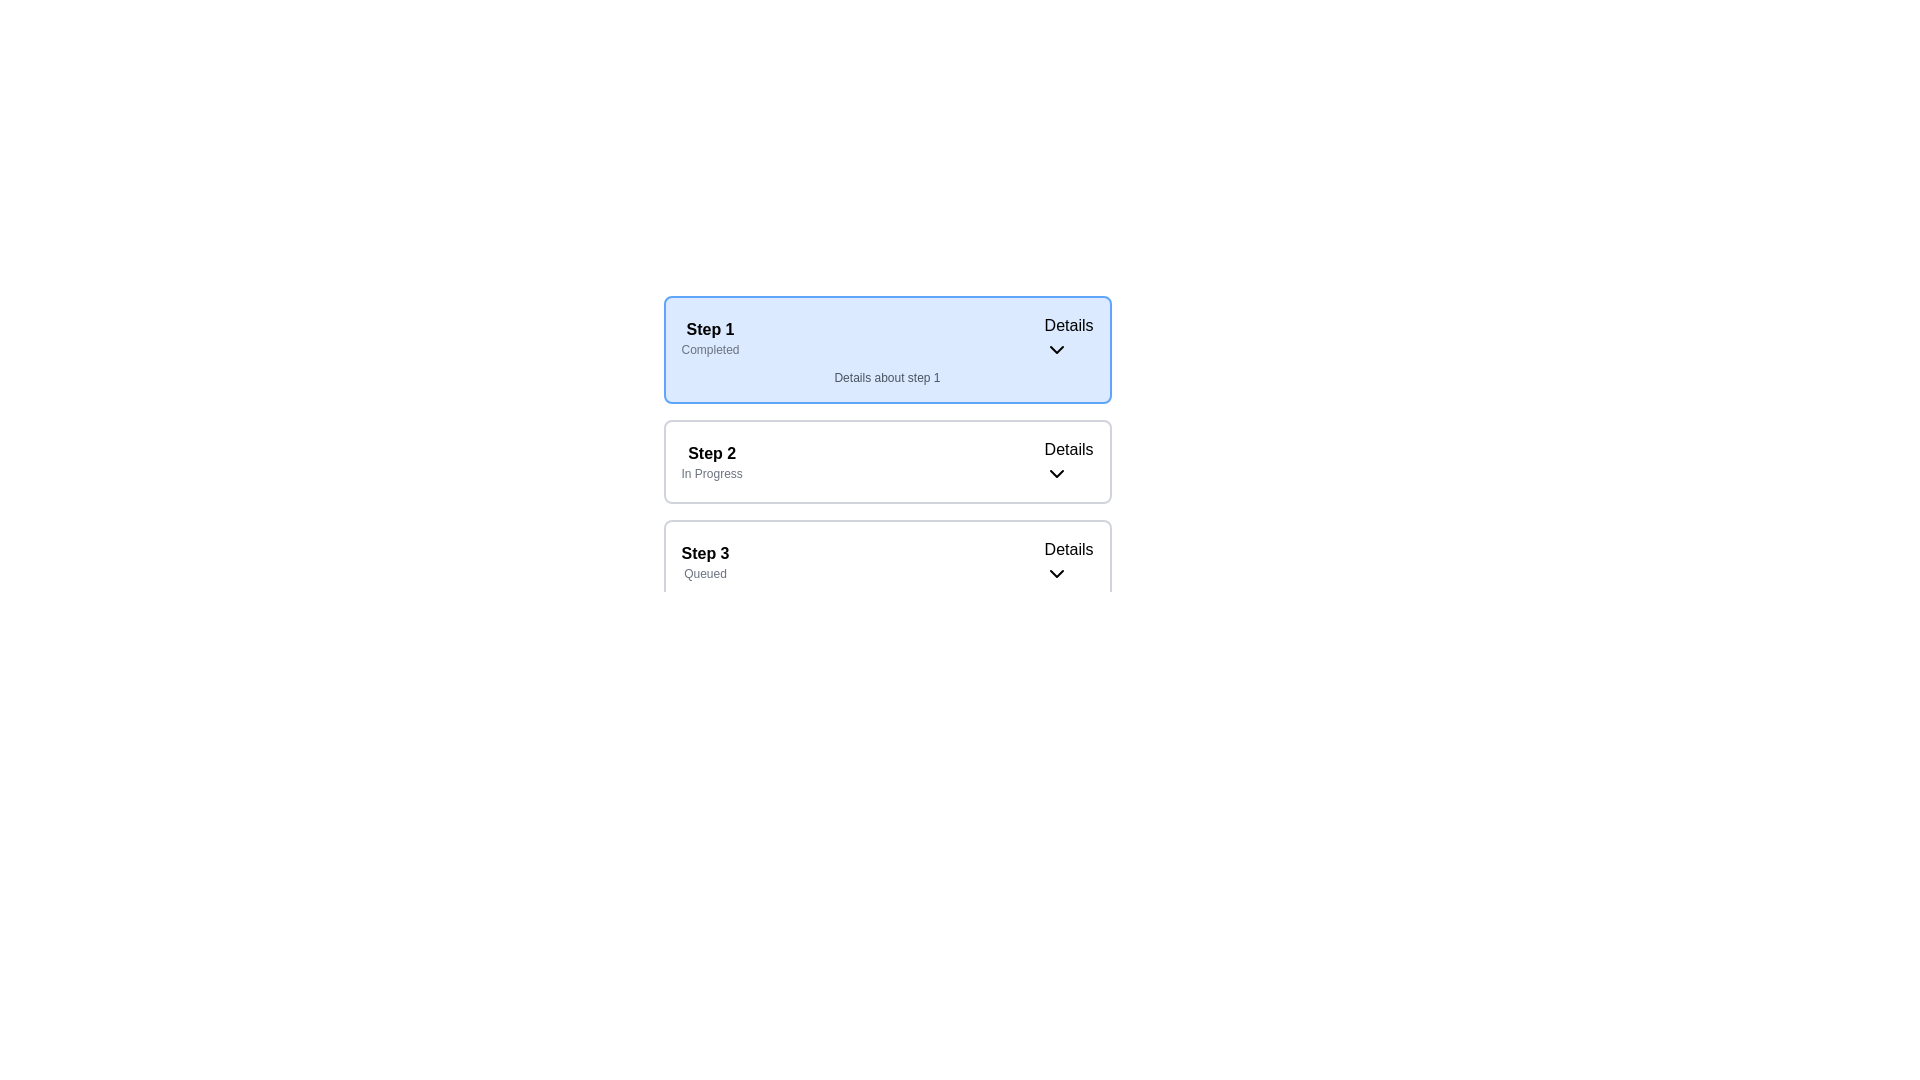 This screenshot has height=1080, width=1920. I want to click on the second card representing Step 2 in the process, which displays the status 'In Progress' and includes a 'Details' dropdown, so click(886, 450).